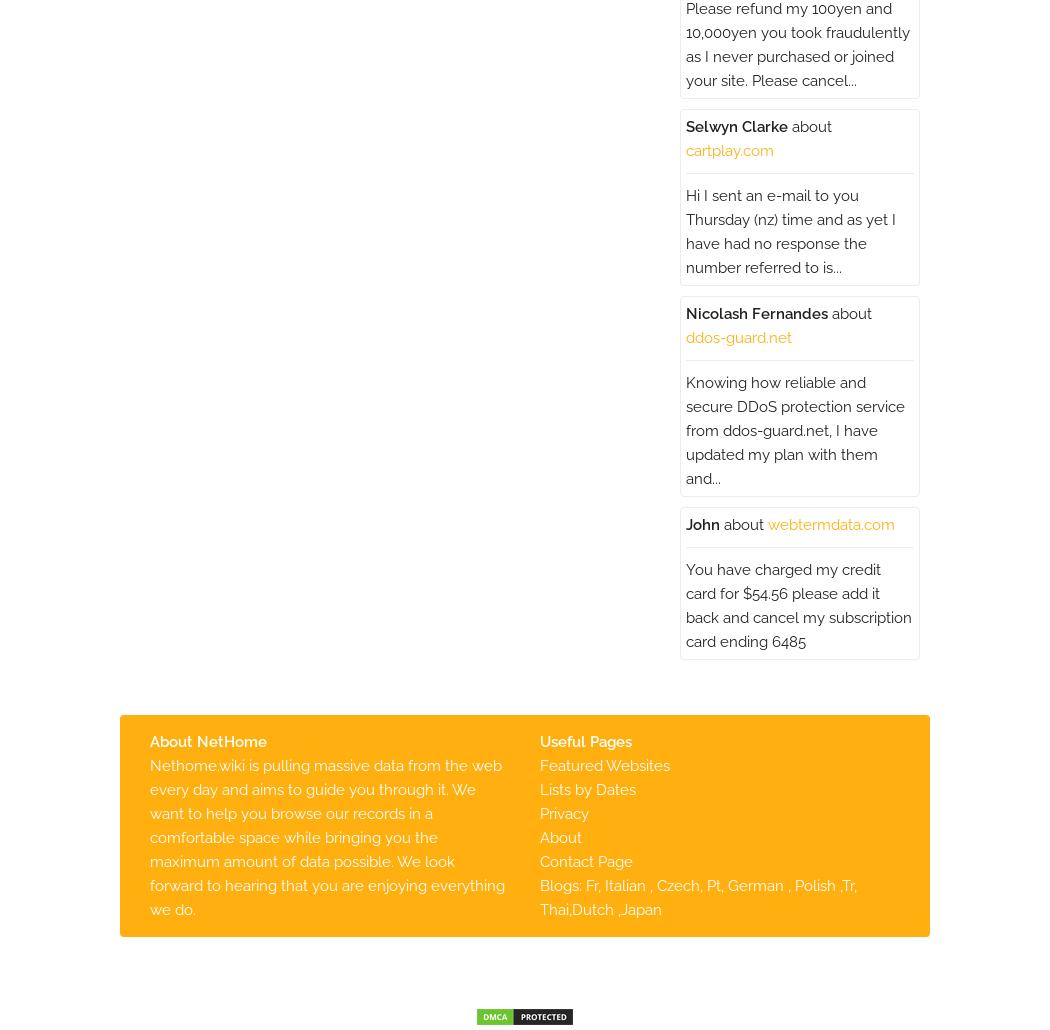 This screenshot has width=1050, height=1030. Describe the element at coordinates (756, 884) in the screenshot. I see `'German'` at that location.